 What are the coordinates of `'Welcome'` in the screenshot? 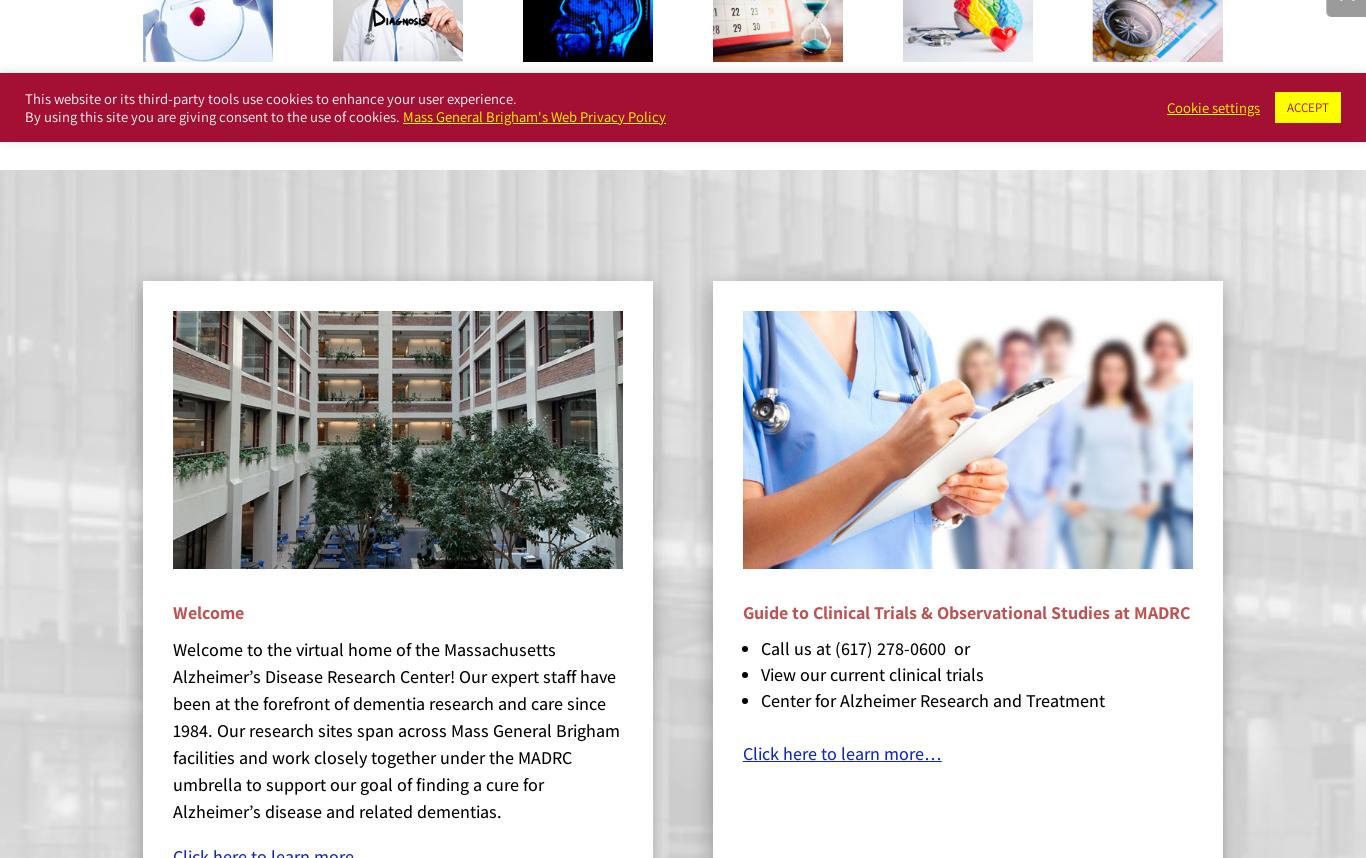 It's located at (207, 611).